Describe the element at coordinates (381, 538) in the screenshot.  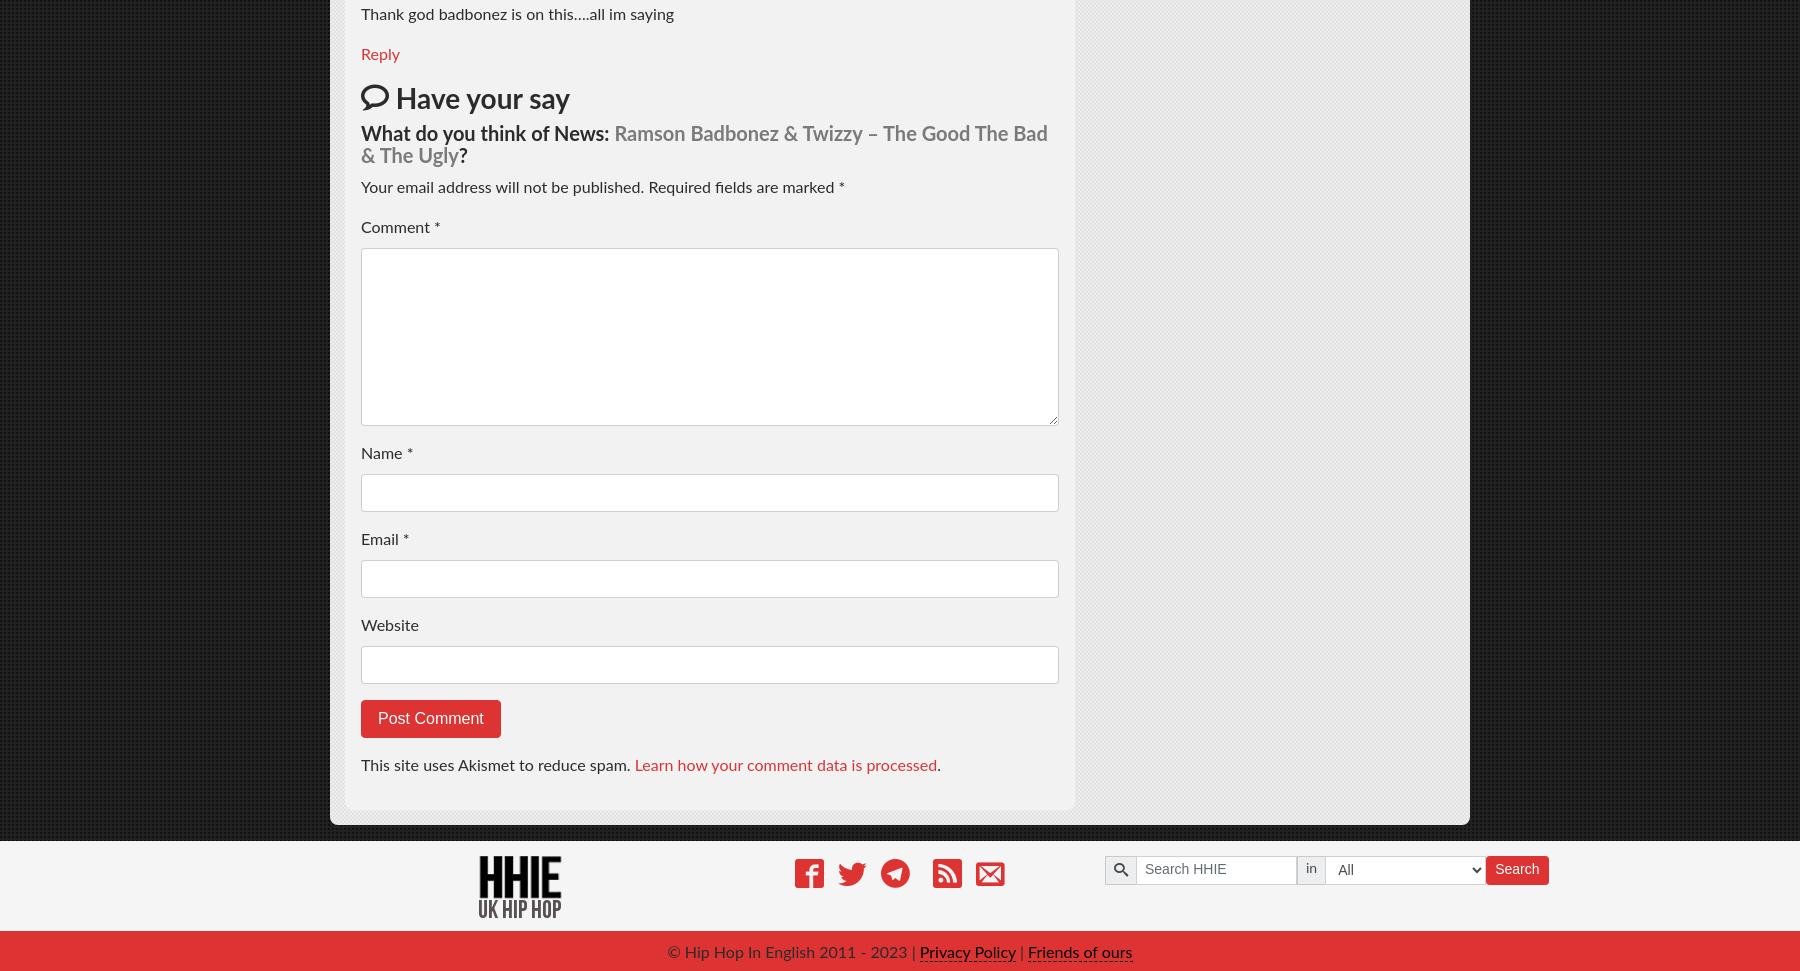
I see `'Email'` at that location.